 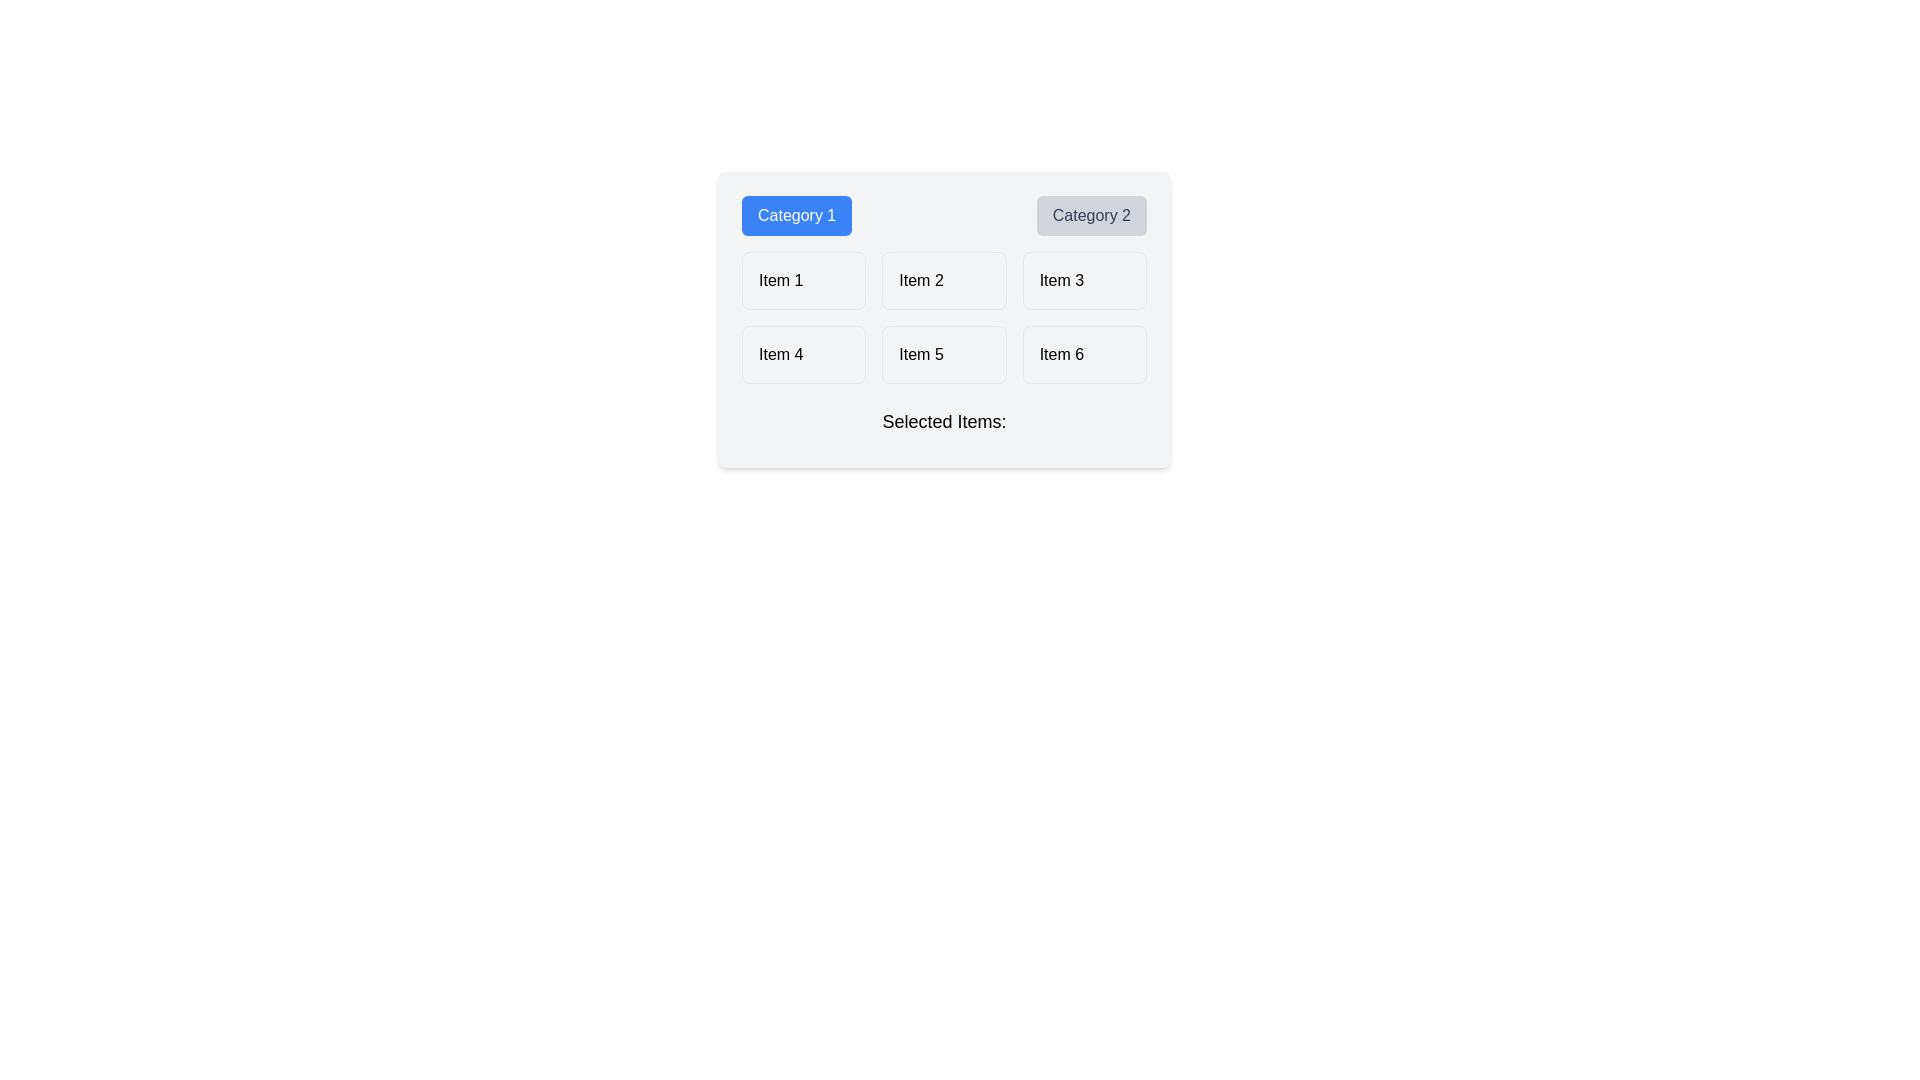 What do you see at coordinates (943, 281) in the screenshot?
I see `the button labeled 'Item 2', which is the second item in a 3x2 grid layout, to execute its associated action` at bounding box center [943, 281].